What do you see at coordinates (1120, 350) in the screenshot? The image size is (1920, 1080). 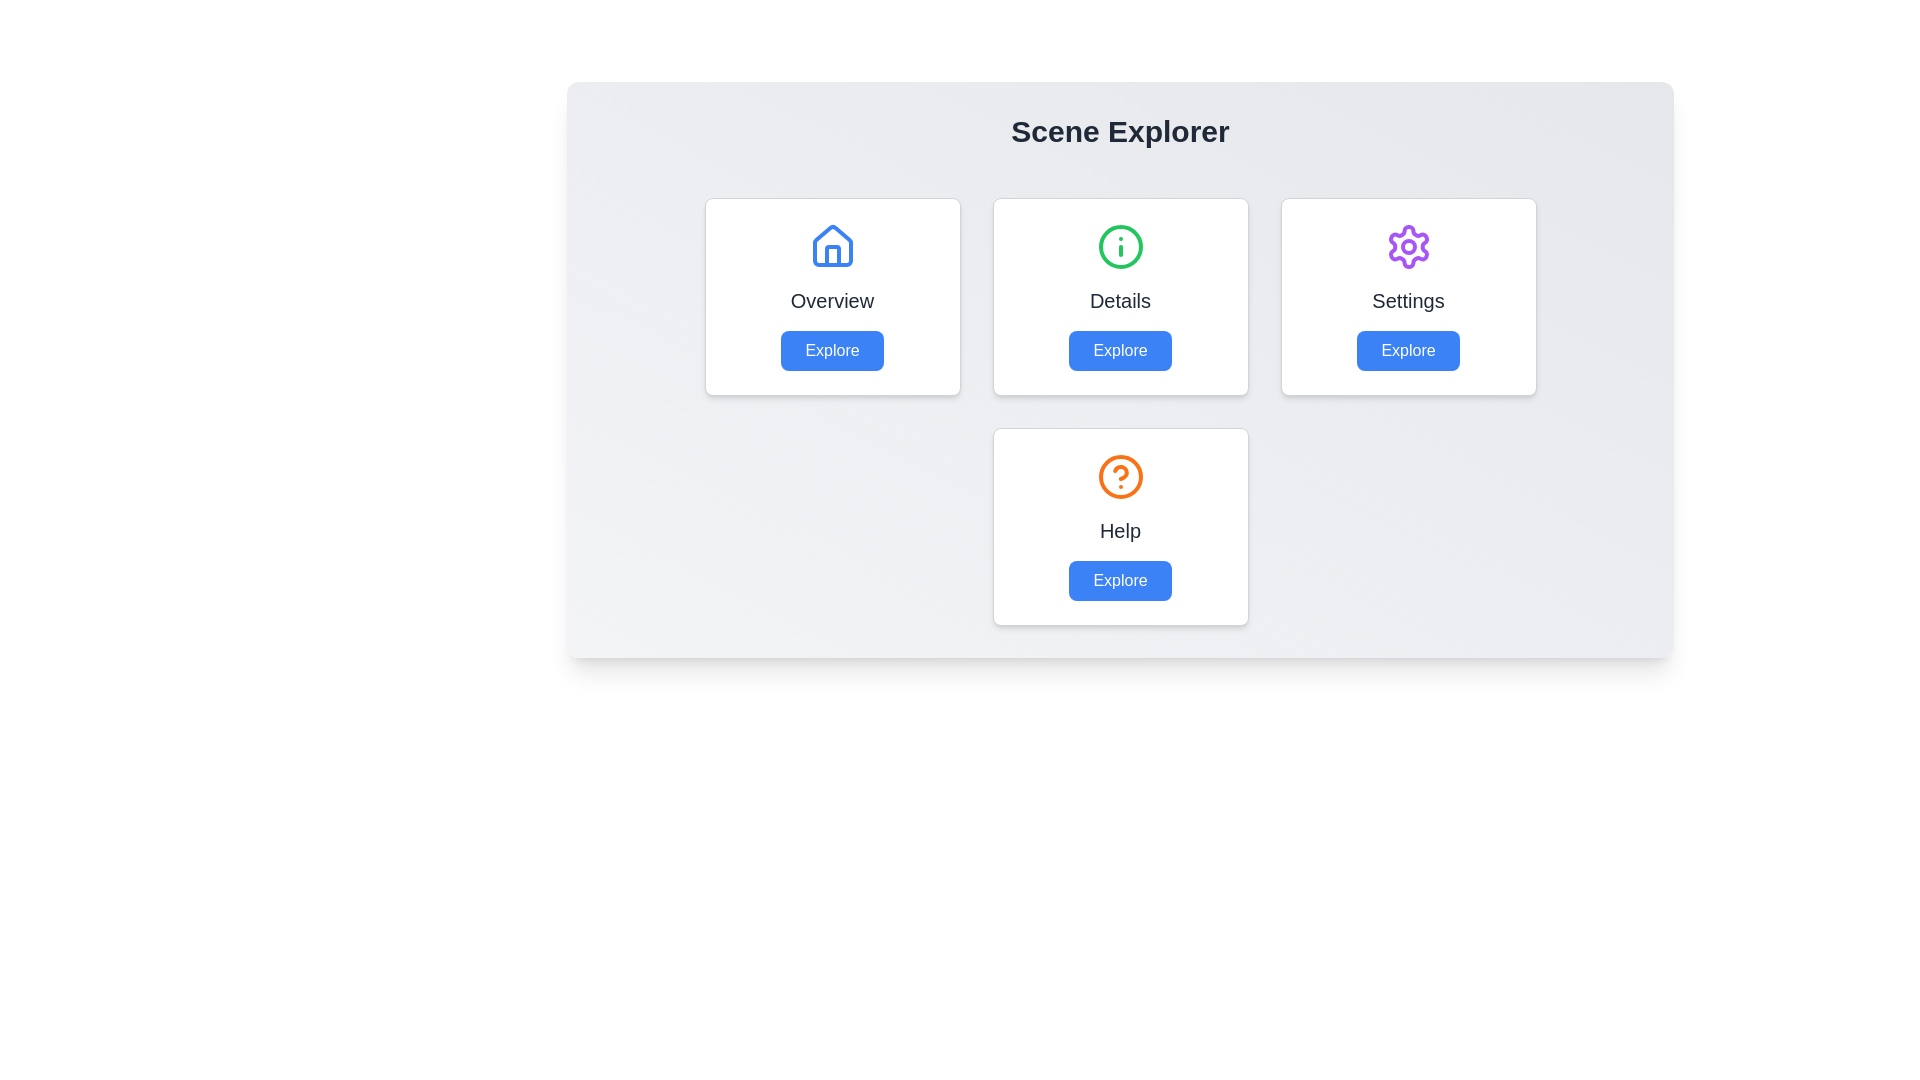 I see `the button located at the bottom of the 'Details' card in the second column to visualize hover effects` at bounding box center [1120, 350].